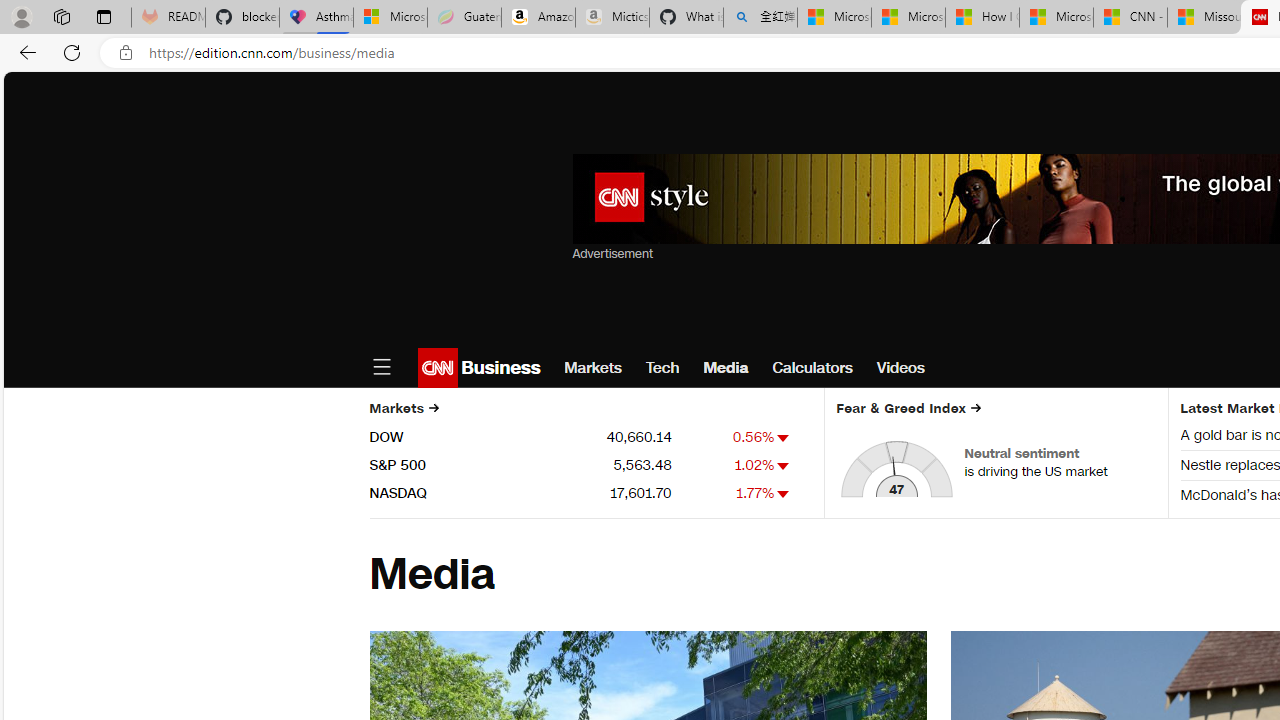  What do you see at coordinates (724, 367) in the screenshot?
I see `'Media'` at bounding box center [724, 367].